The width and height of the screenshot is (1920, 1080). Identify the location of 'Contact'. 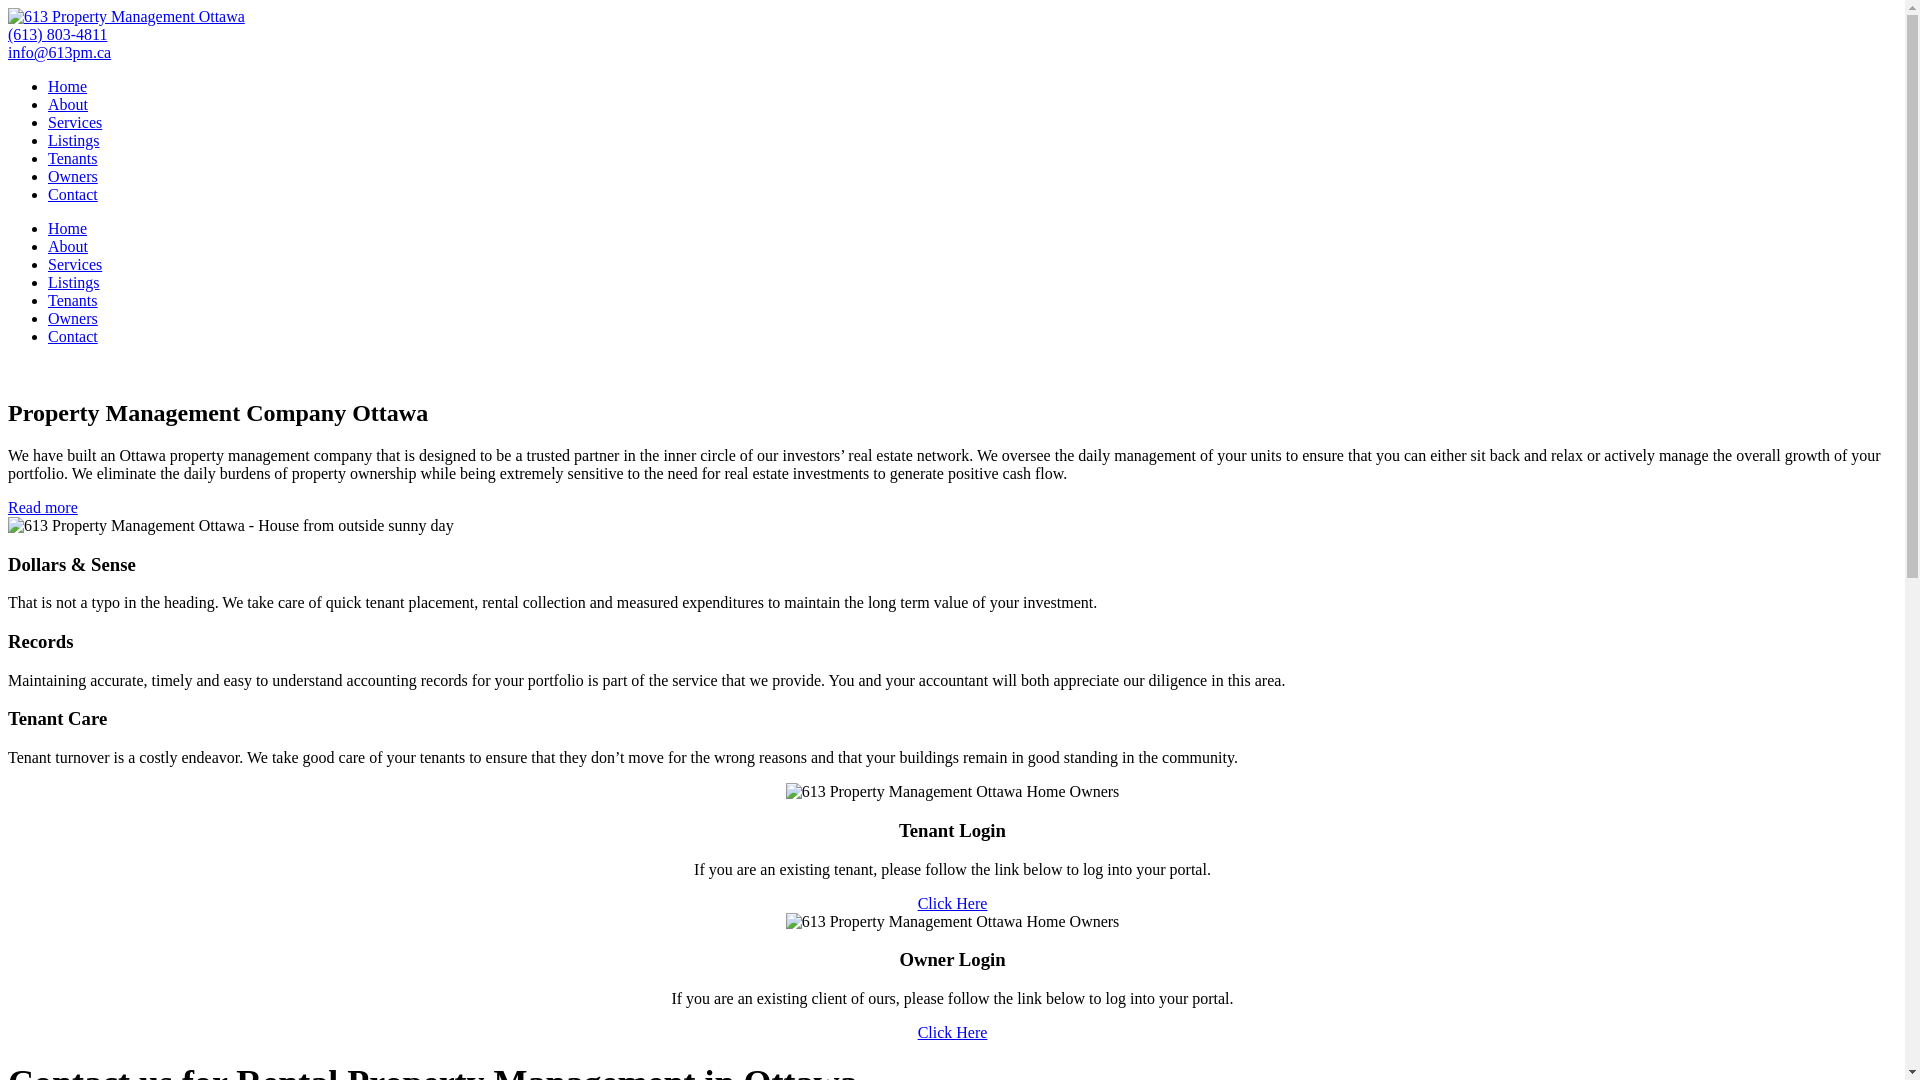
(72, 335).